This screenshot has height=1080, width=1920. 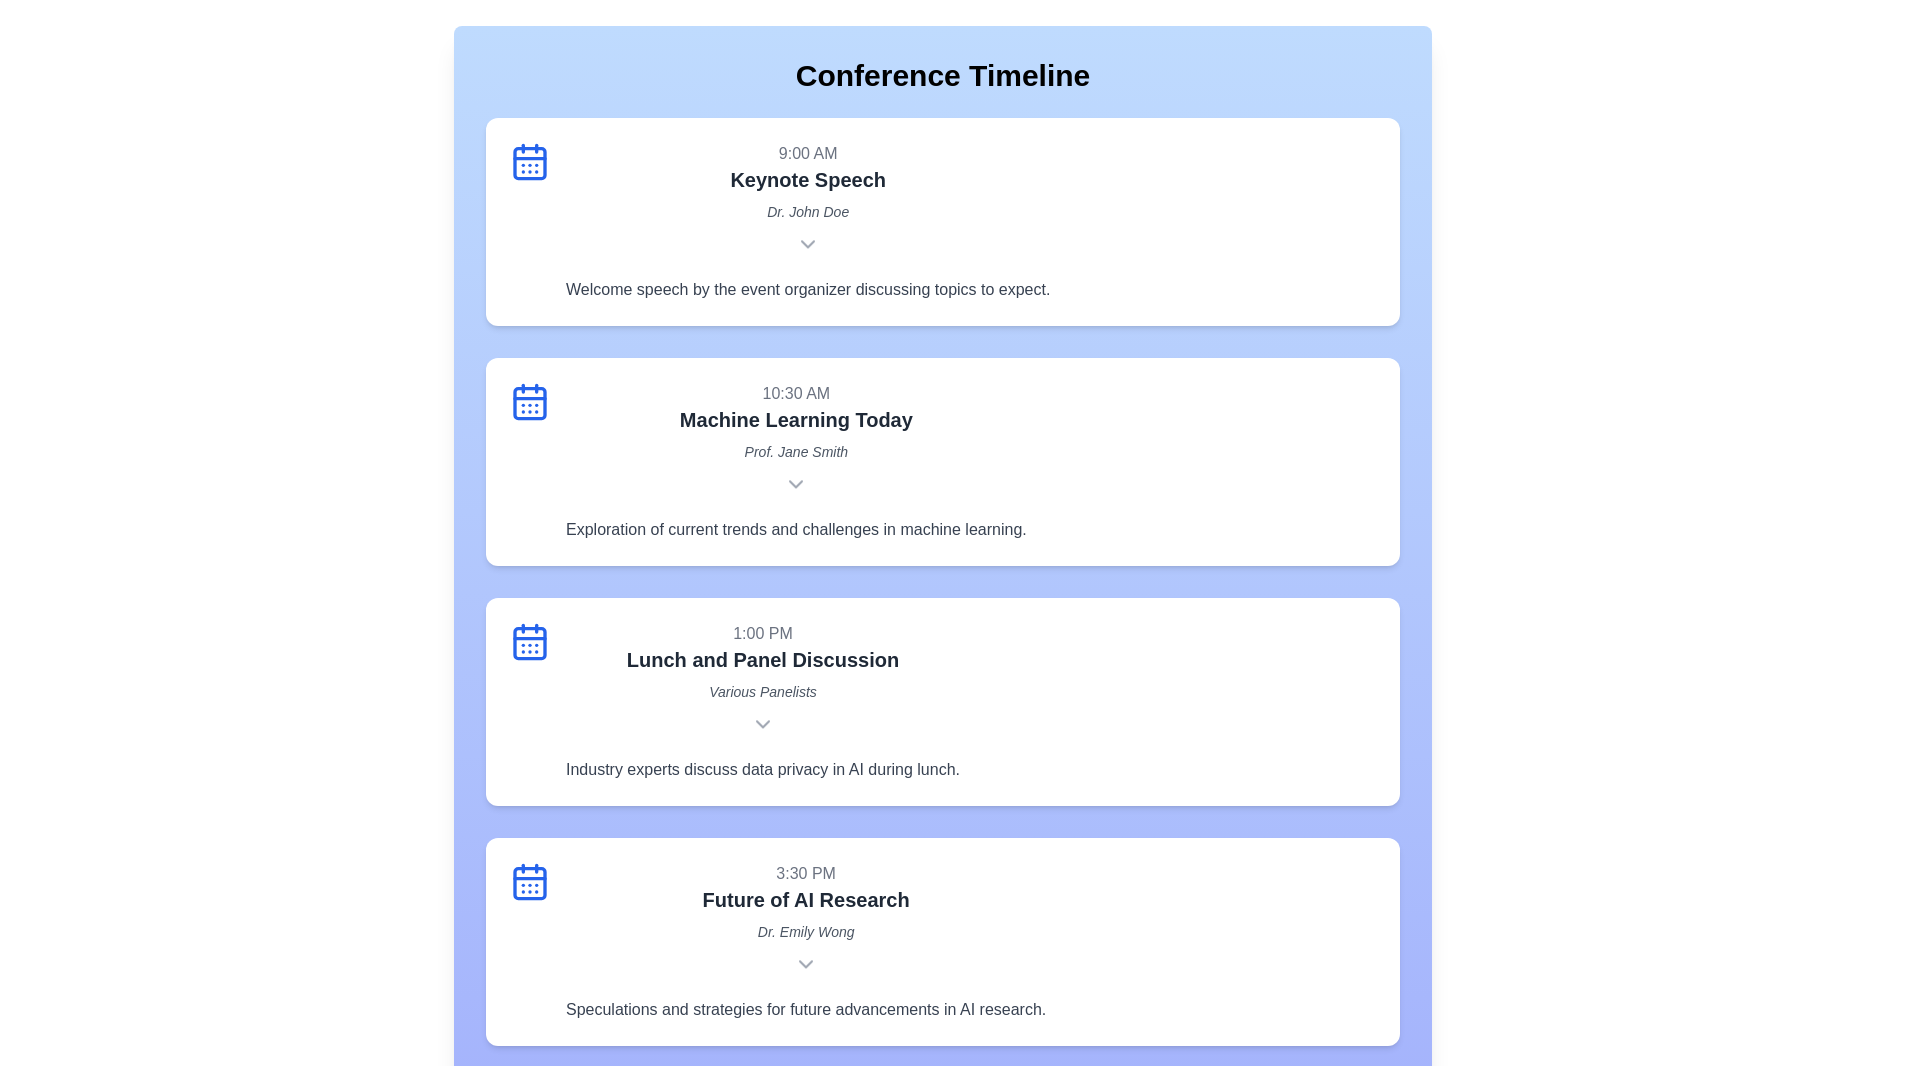 What do you see at coordinates (529, 161) in the screenshot?
I see `the calendar-related icon located at the top-left corner of the first card in the event schedule, which precedes the text 'Keynote Speech' and '9:00 AM'` at bounding box center [529, 161].